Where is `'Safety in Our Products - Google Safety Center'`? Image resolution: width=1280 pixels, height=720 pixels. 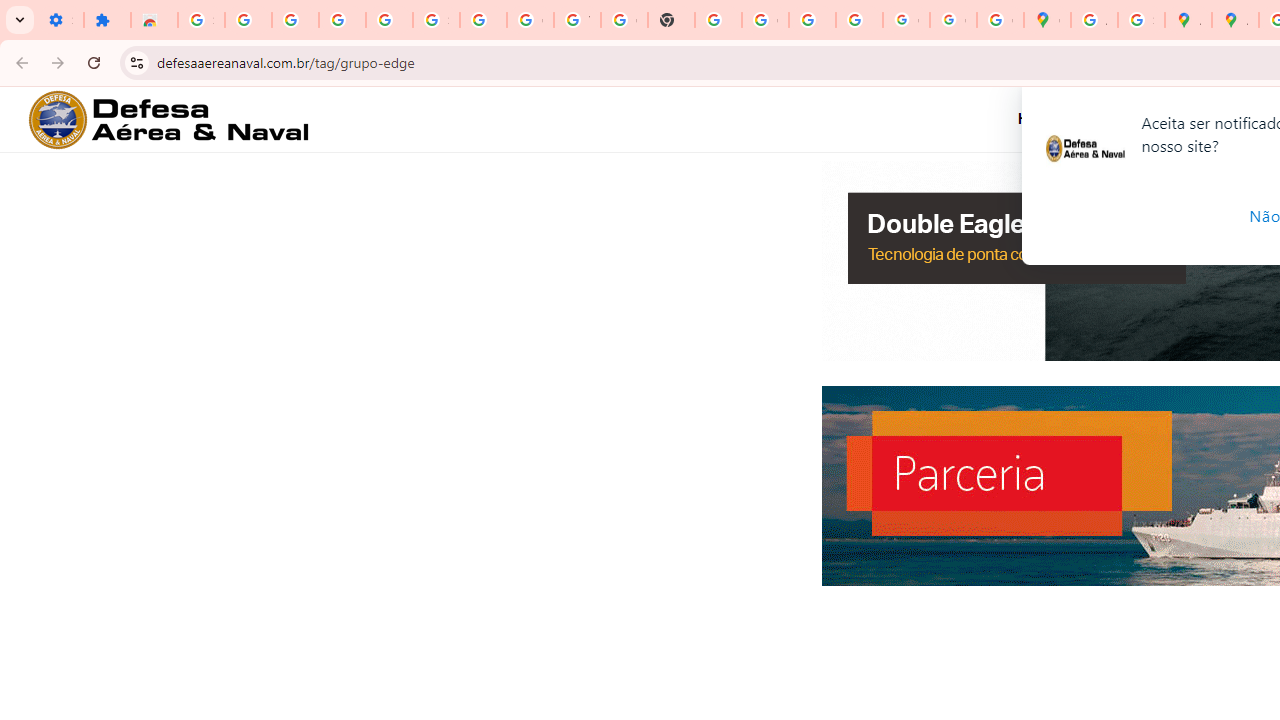
'Safety in Our Products - Google Safety Center' is located at coordinates (1141, 20).